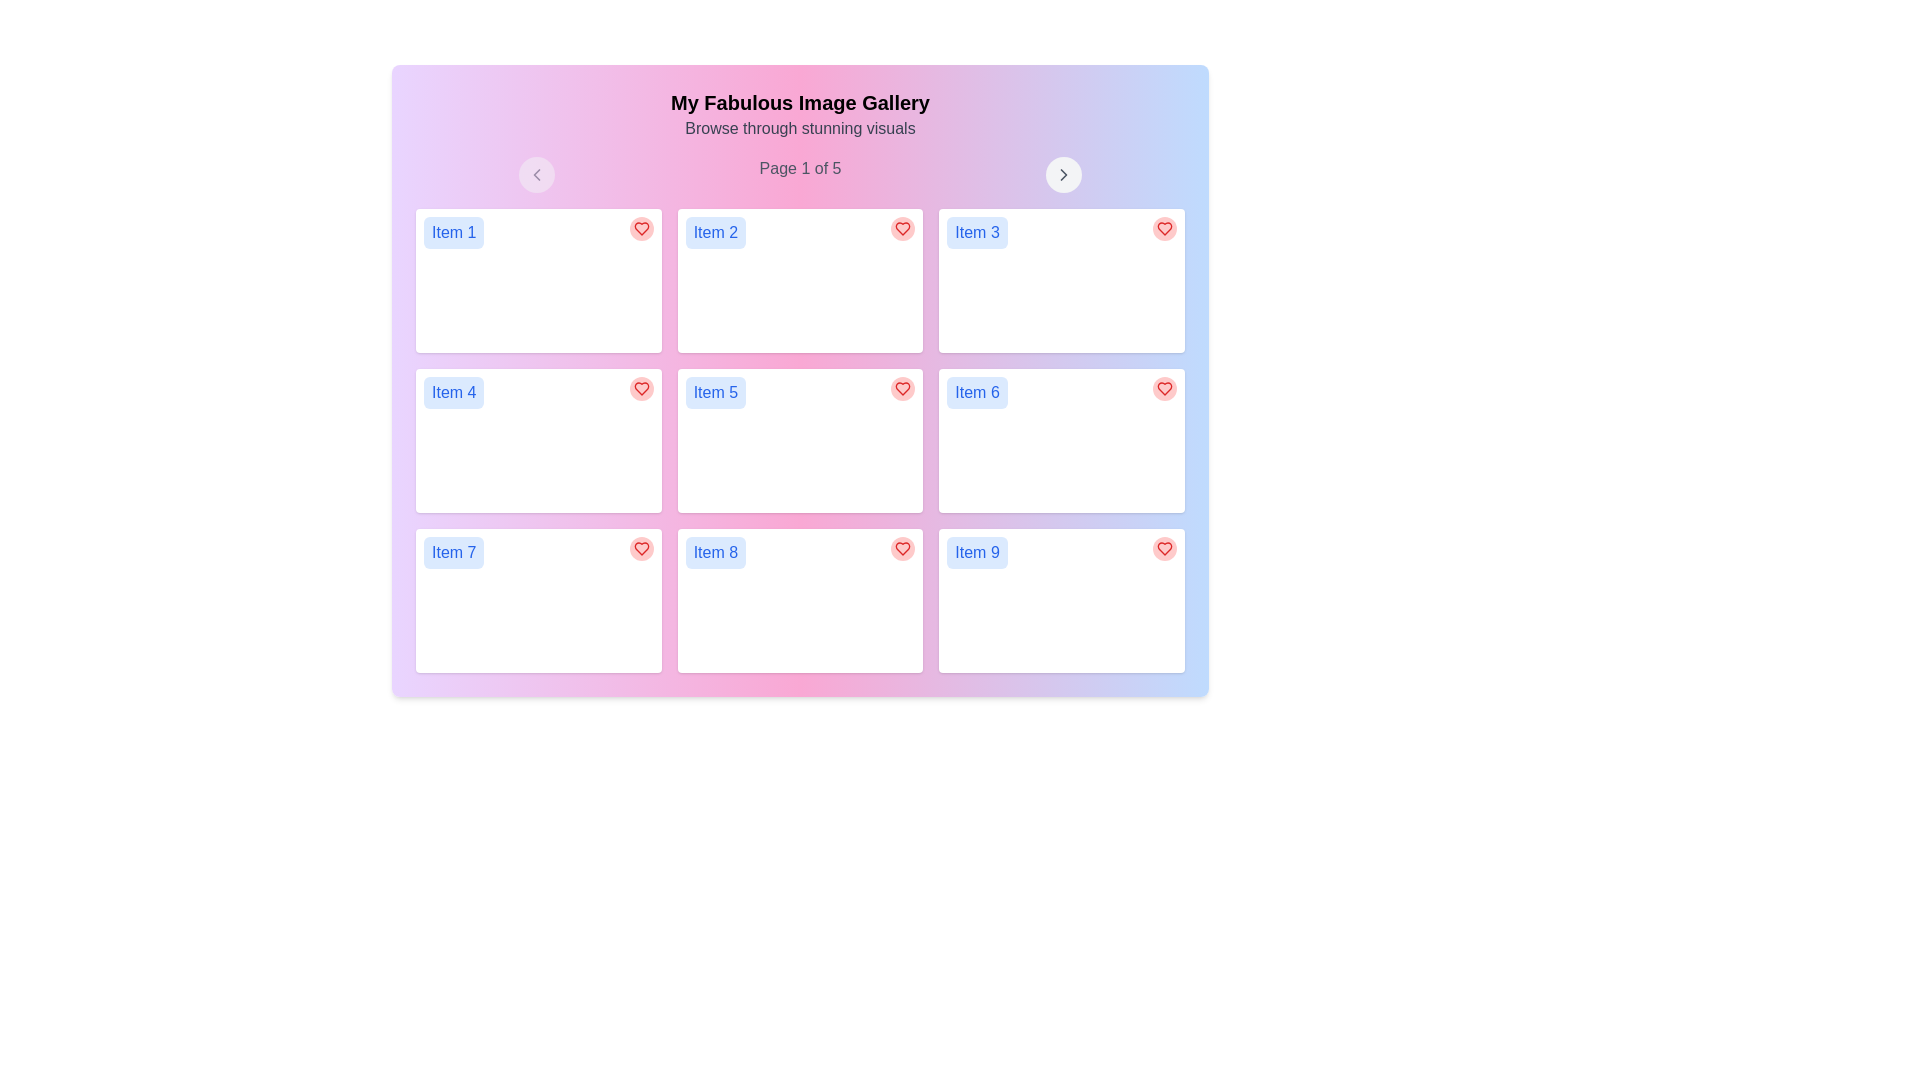 The image size is (1920, 1080). What do you see at coordinates (800, 439) in the screenshot?
I see `items within the grid layout that is centrally located below the title 'My Fabulous Image Gallery' and pagination information ('Page 1 of 5')` at bounding box center [800, 439].